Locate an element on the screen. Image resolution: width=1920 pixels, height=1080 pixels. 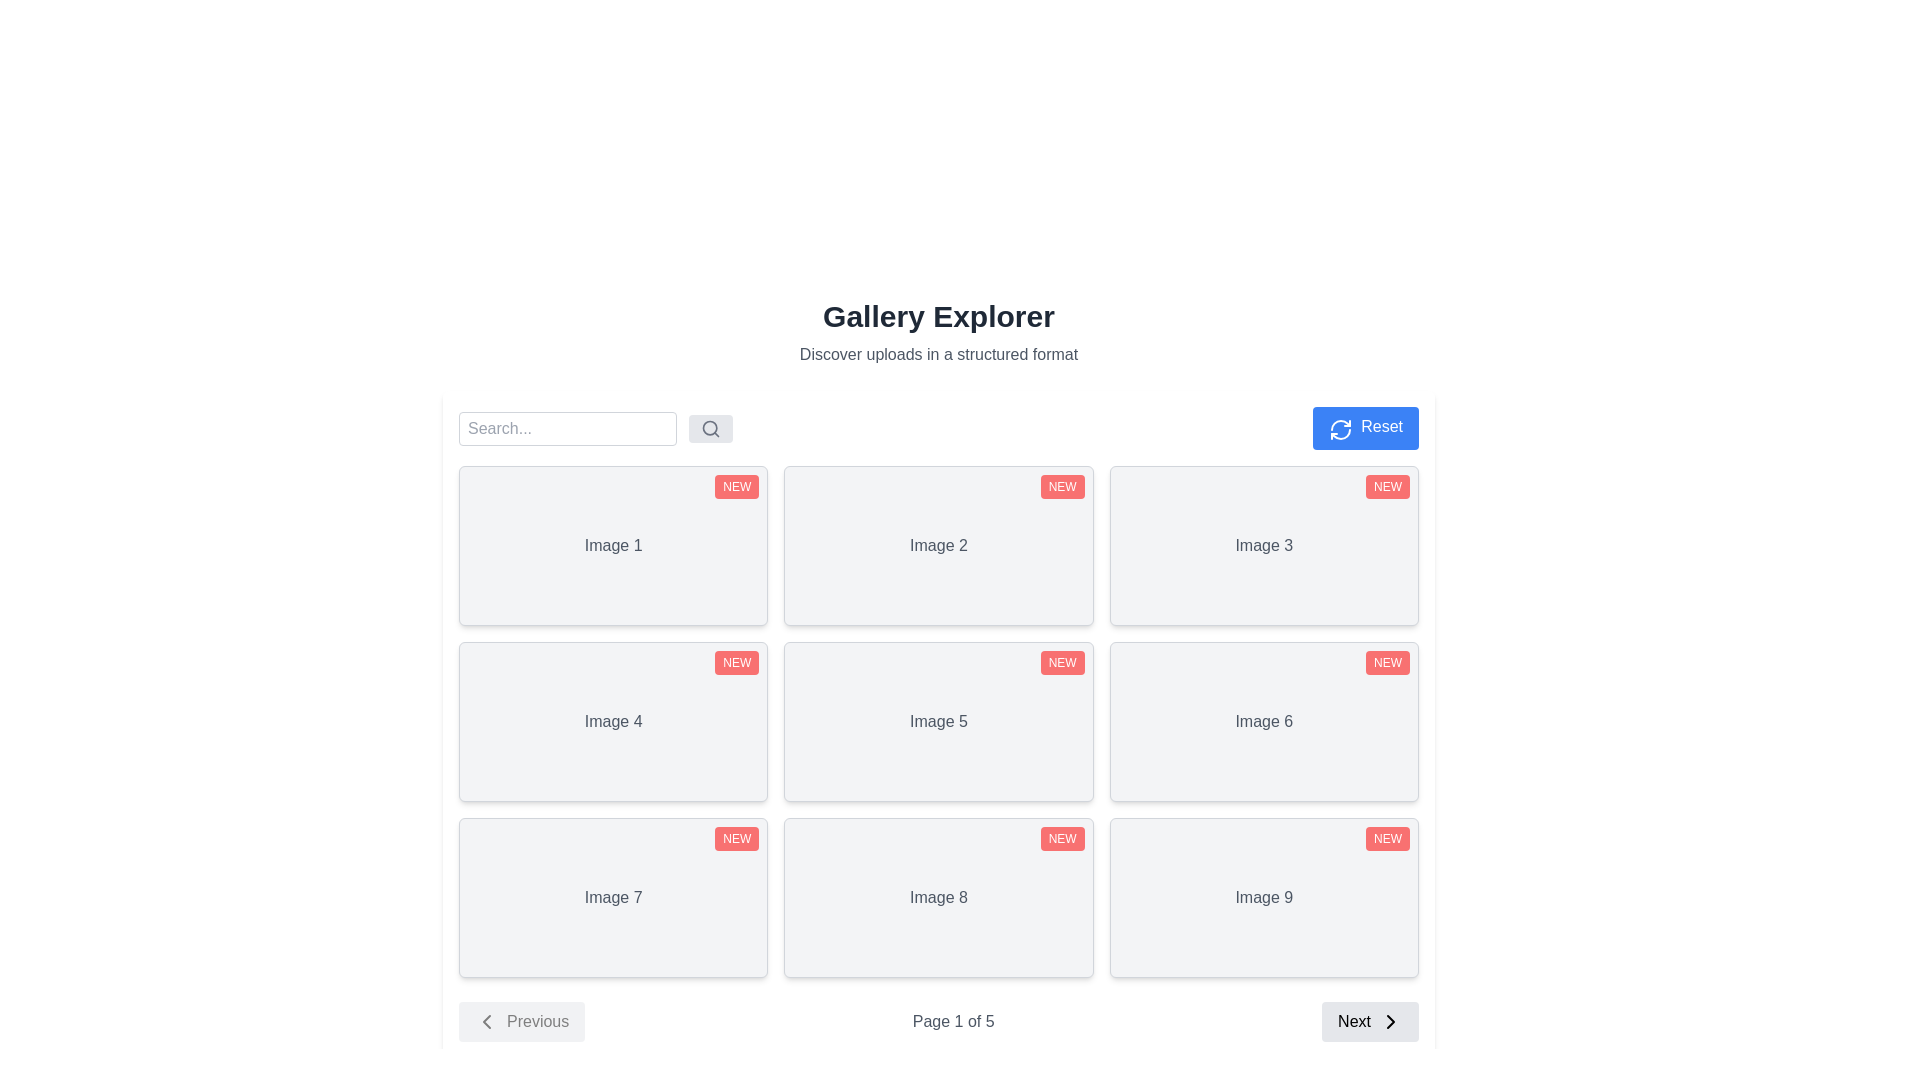
the content display card labeled 'Image 5', which has a light gray background, a border, and a red 'NEW' badge in the top-right corner is located at coordinates (938, 721).